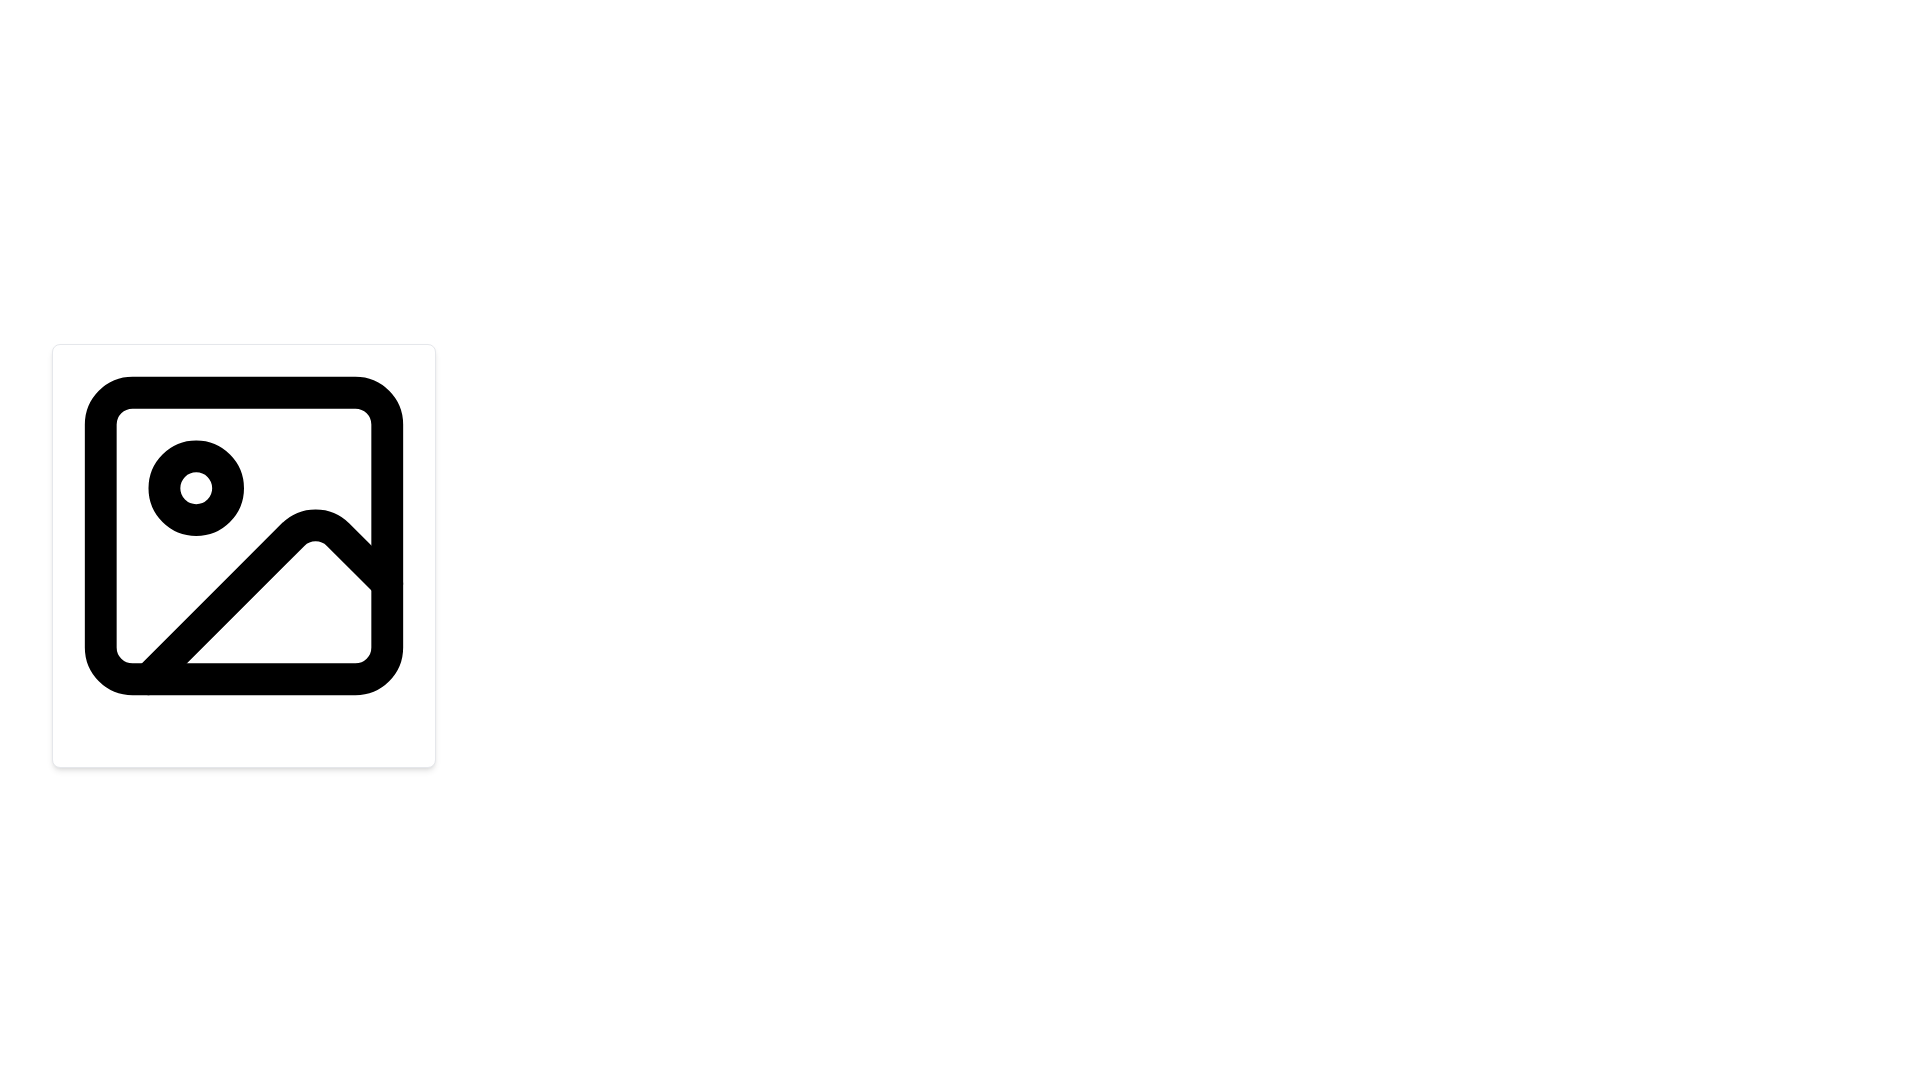 Image resolution: width=1920 pixels, height=1080 pixels. I want to click on the small circular SVG graphic element with a black outline and white fill located near the top-left corner of the SVG illustration, so click(196, 488).